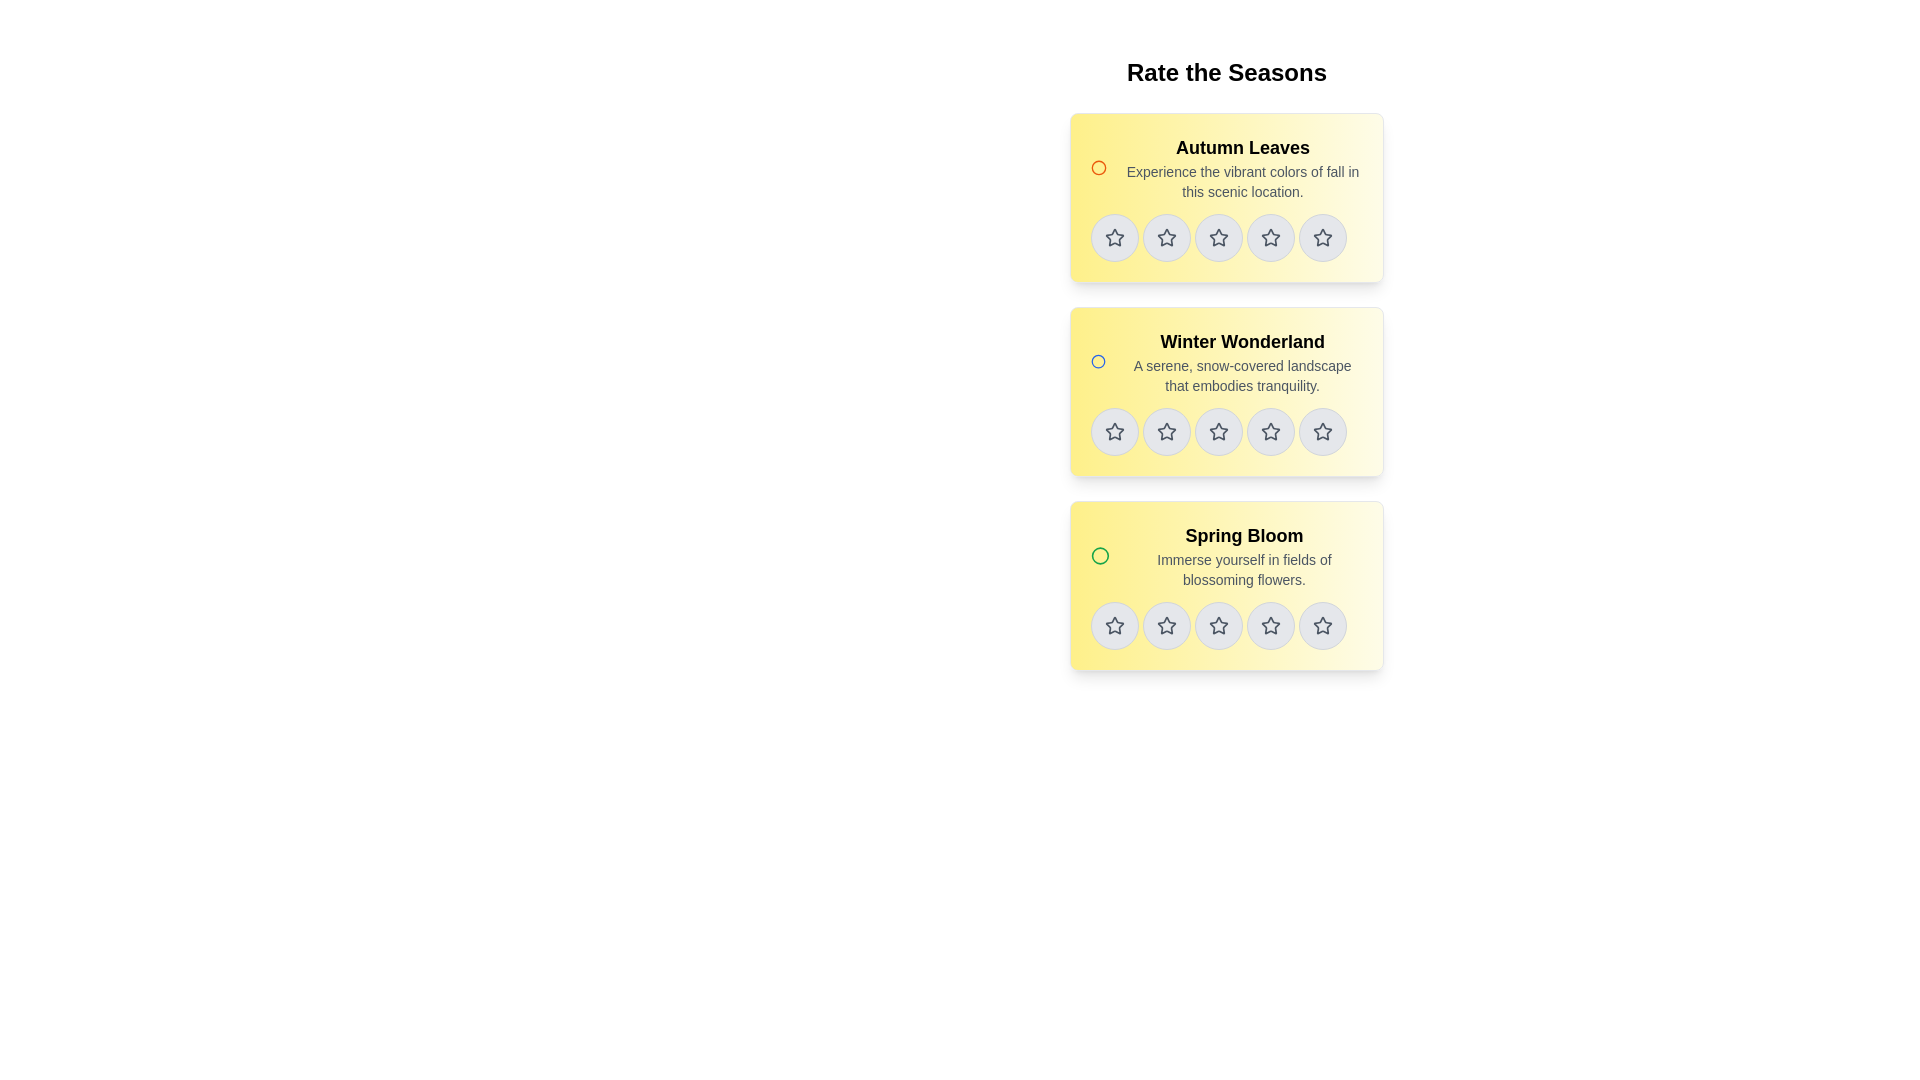 This screenshot has height=1080, width=1920. Describe the element at coordinates (1323, 237) in the screenshot. I see `the fifth button in a row of rating buttons under 'Autumn Leaves' in the 'Rate the Seasons' section` at that location.